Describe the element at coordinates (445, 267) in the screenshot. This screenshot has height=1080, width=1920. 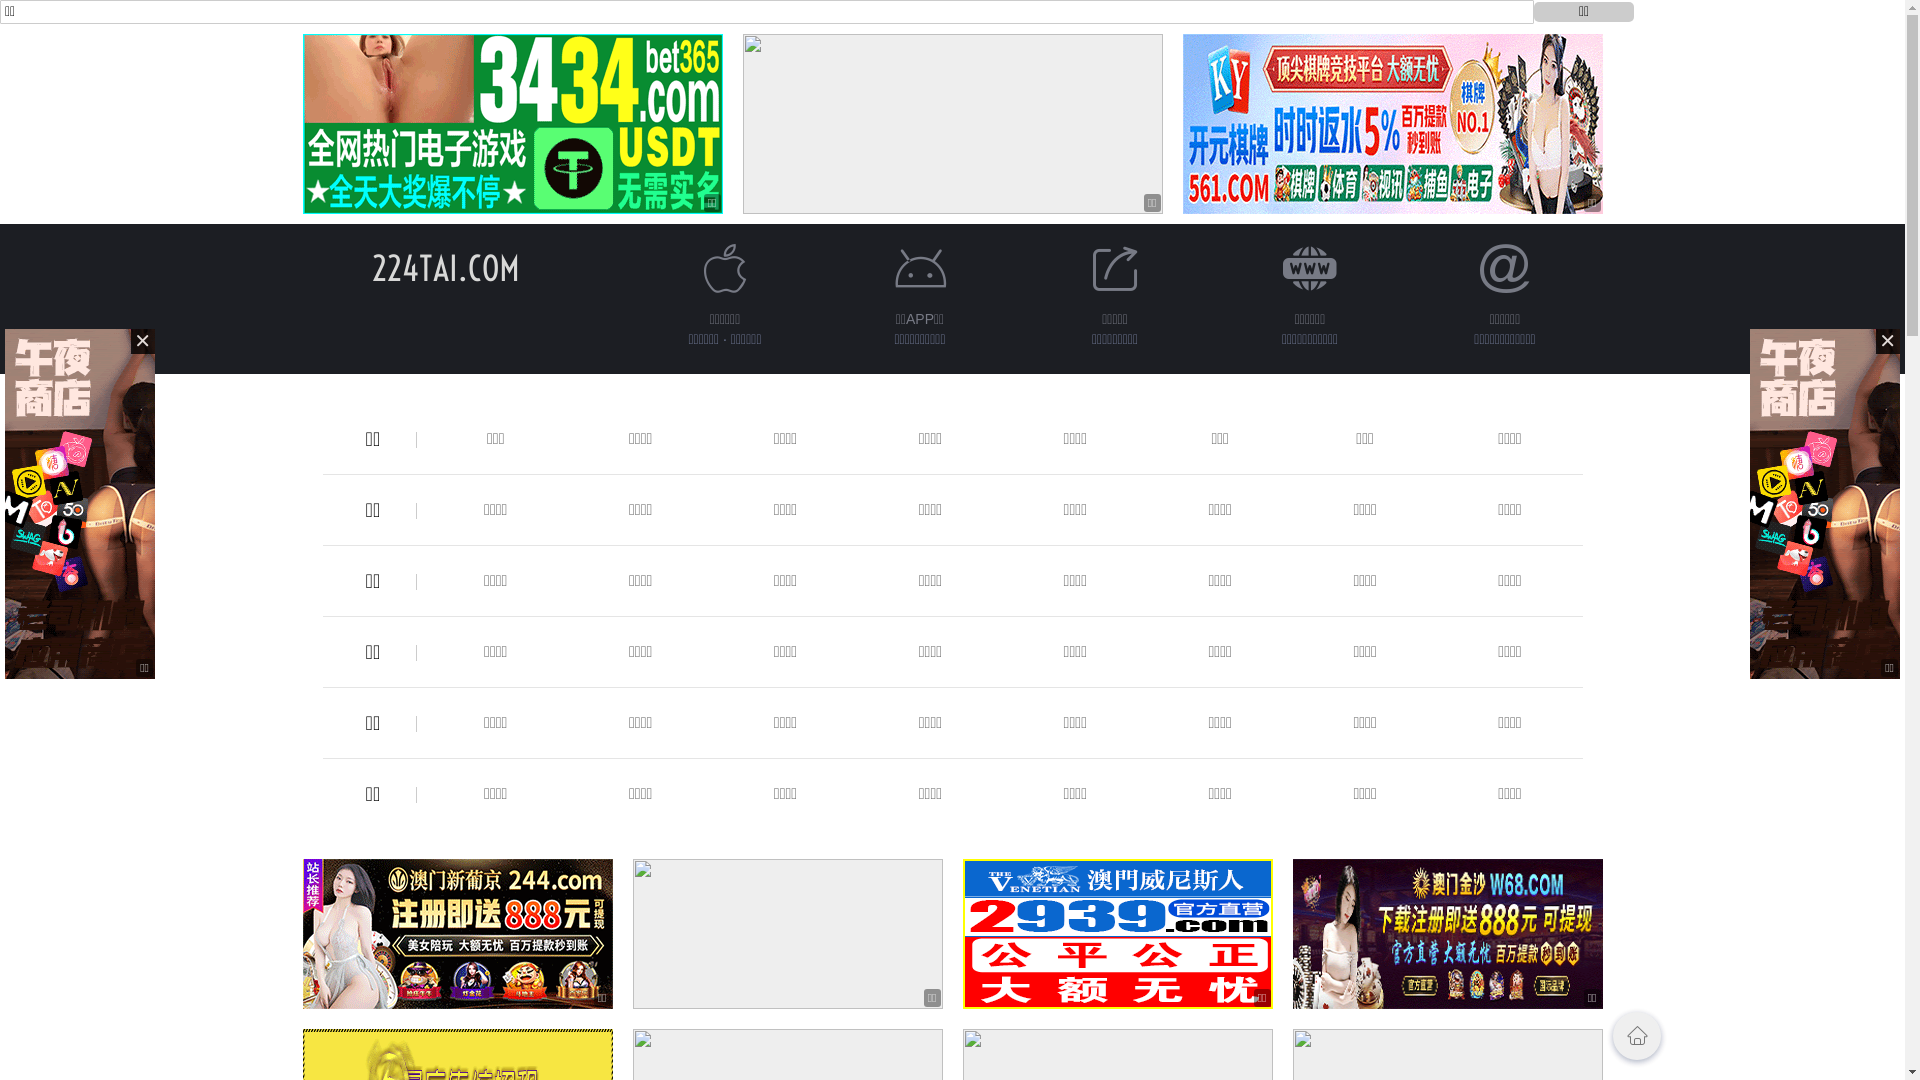
I see `'224TAI.COM'` at that location.